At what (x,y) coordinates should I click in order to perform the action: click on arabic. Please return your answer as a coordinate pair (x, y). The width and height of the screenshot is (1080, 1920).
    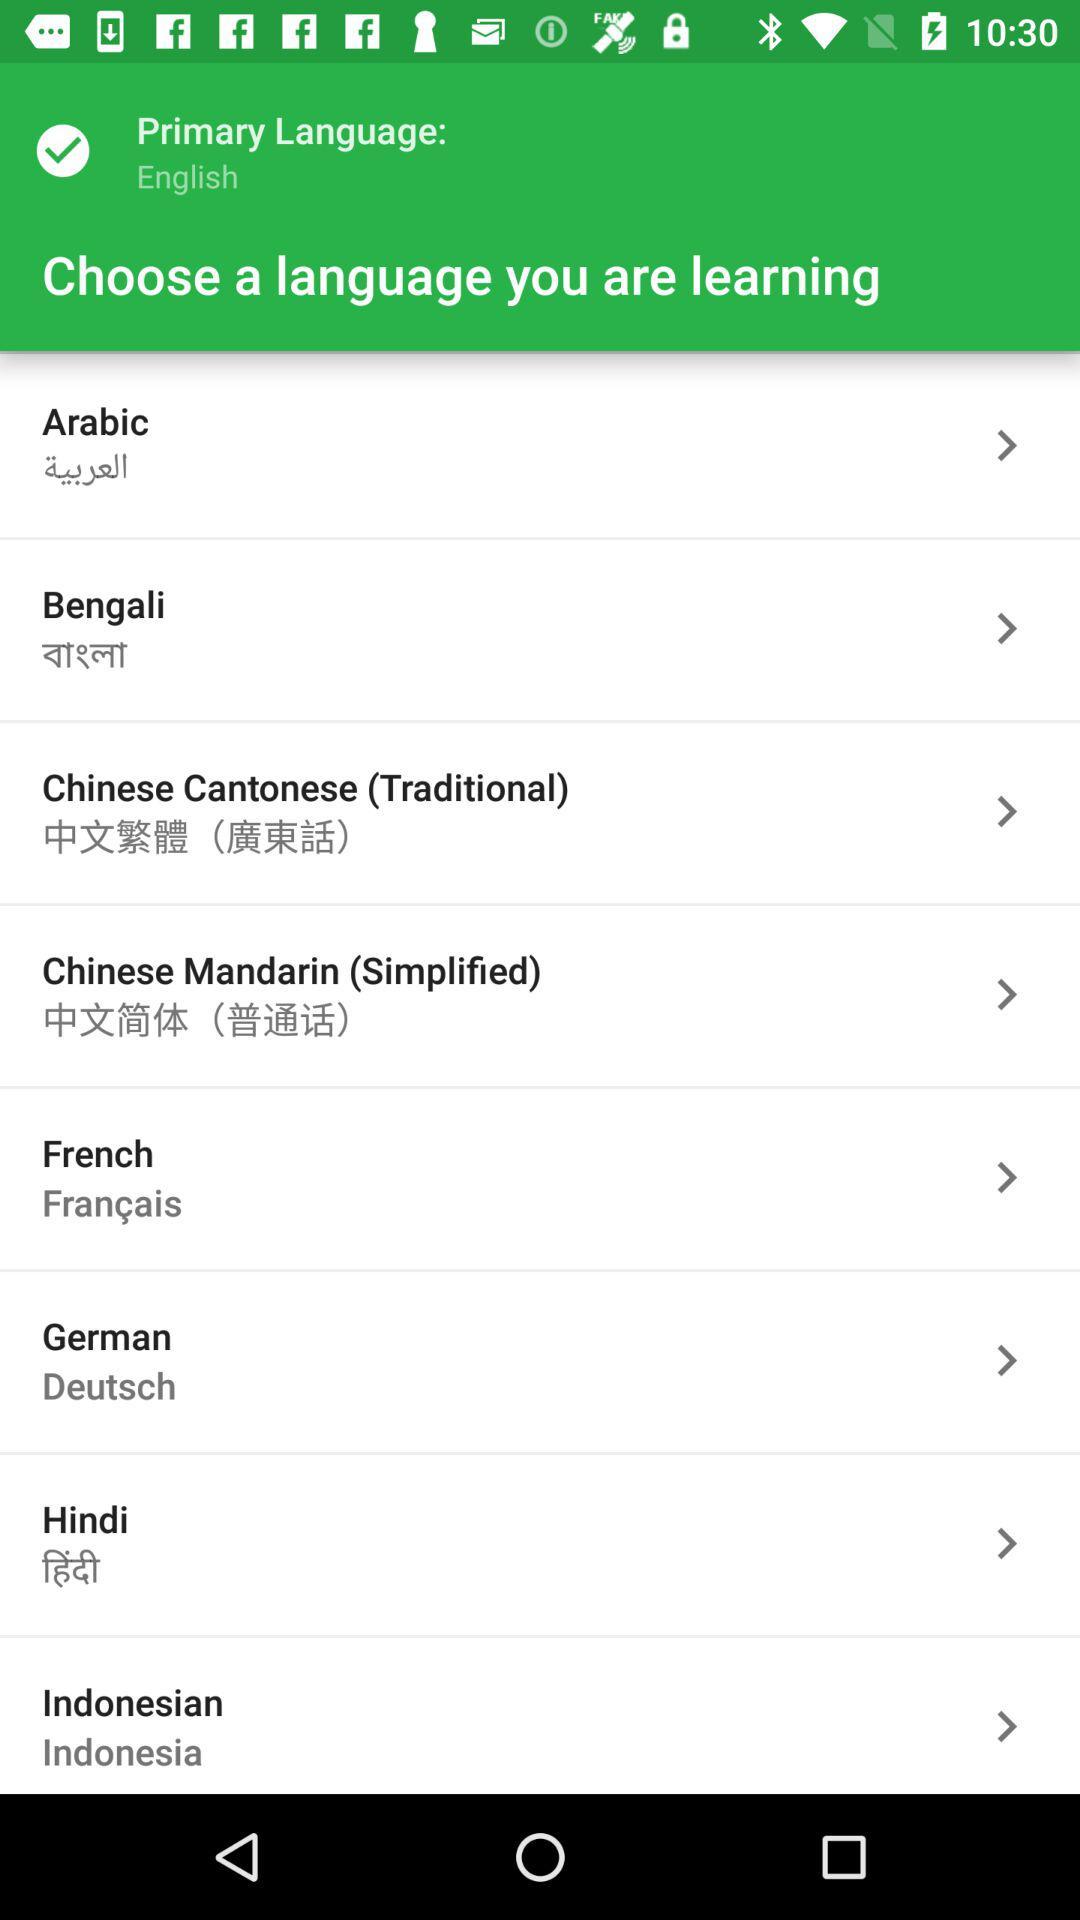
    Looking at the image, I should click on (1017, 444).